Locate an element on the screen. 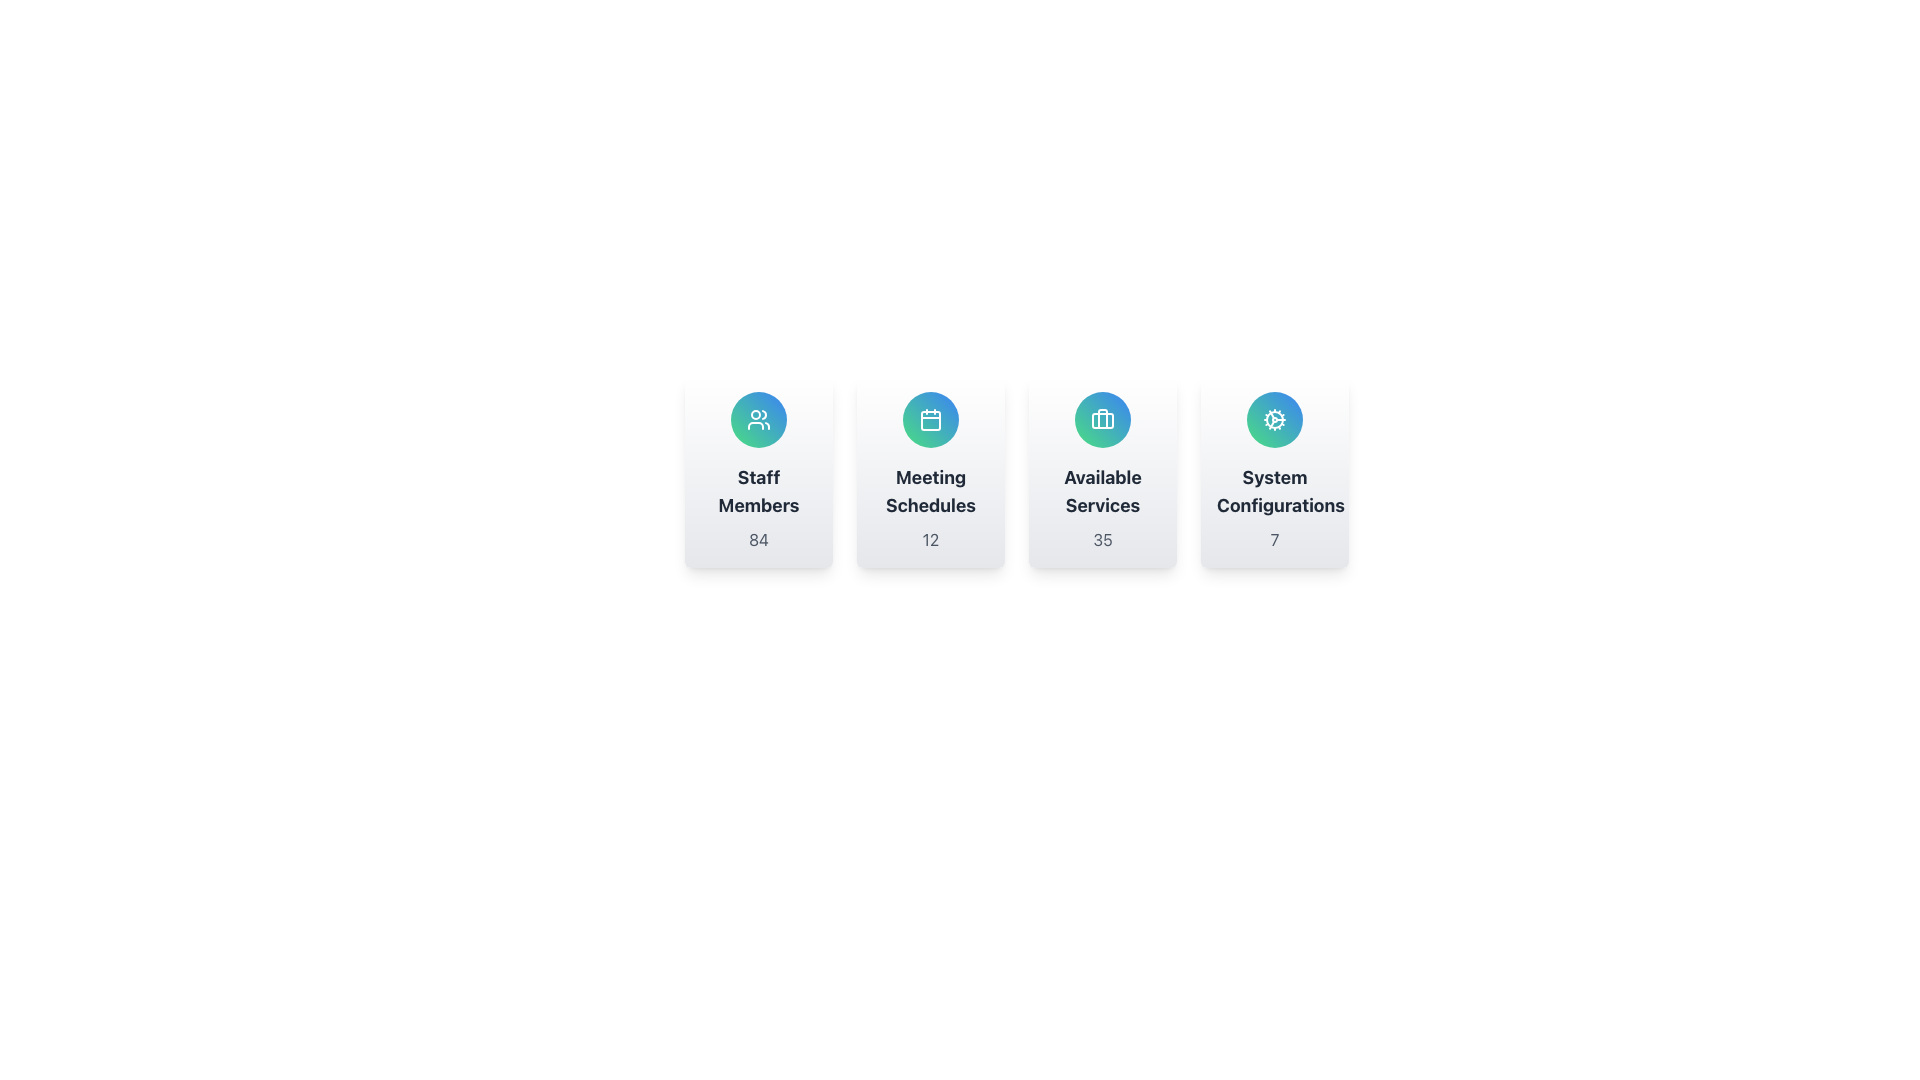 The image size is (1920, 1080). the Text Display element that shows the value '7', which is located at the bottom of the 'System Configurations' card is located at coordinates (1274, 540).